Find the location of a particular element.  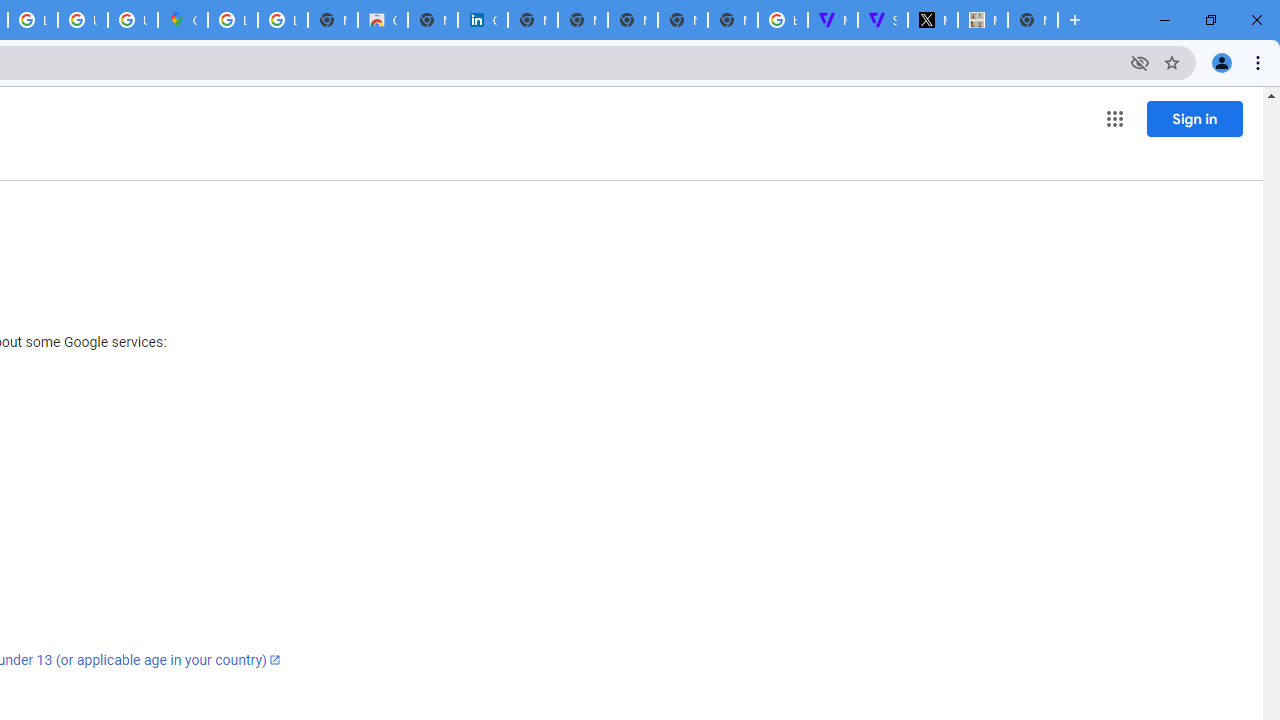

'Google Maps' is located at coordinates (183, 20).